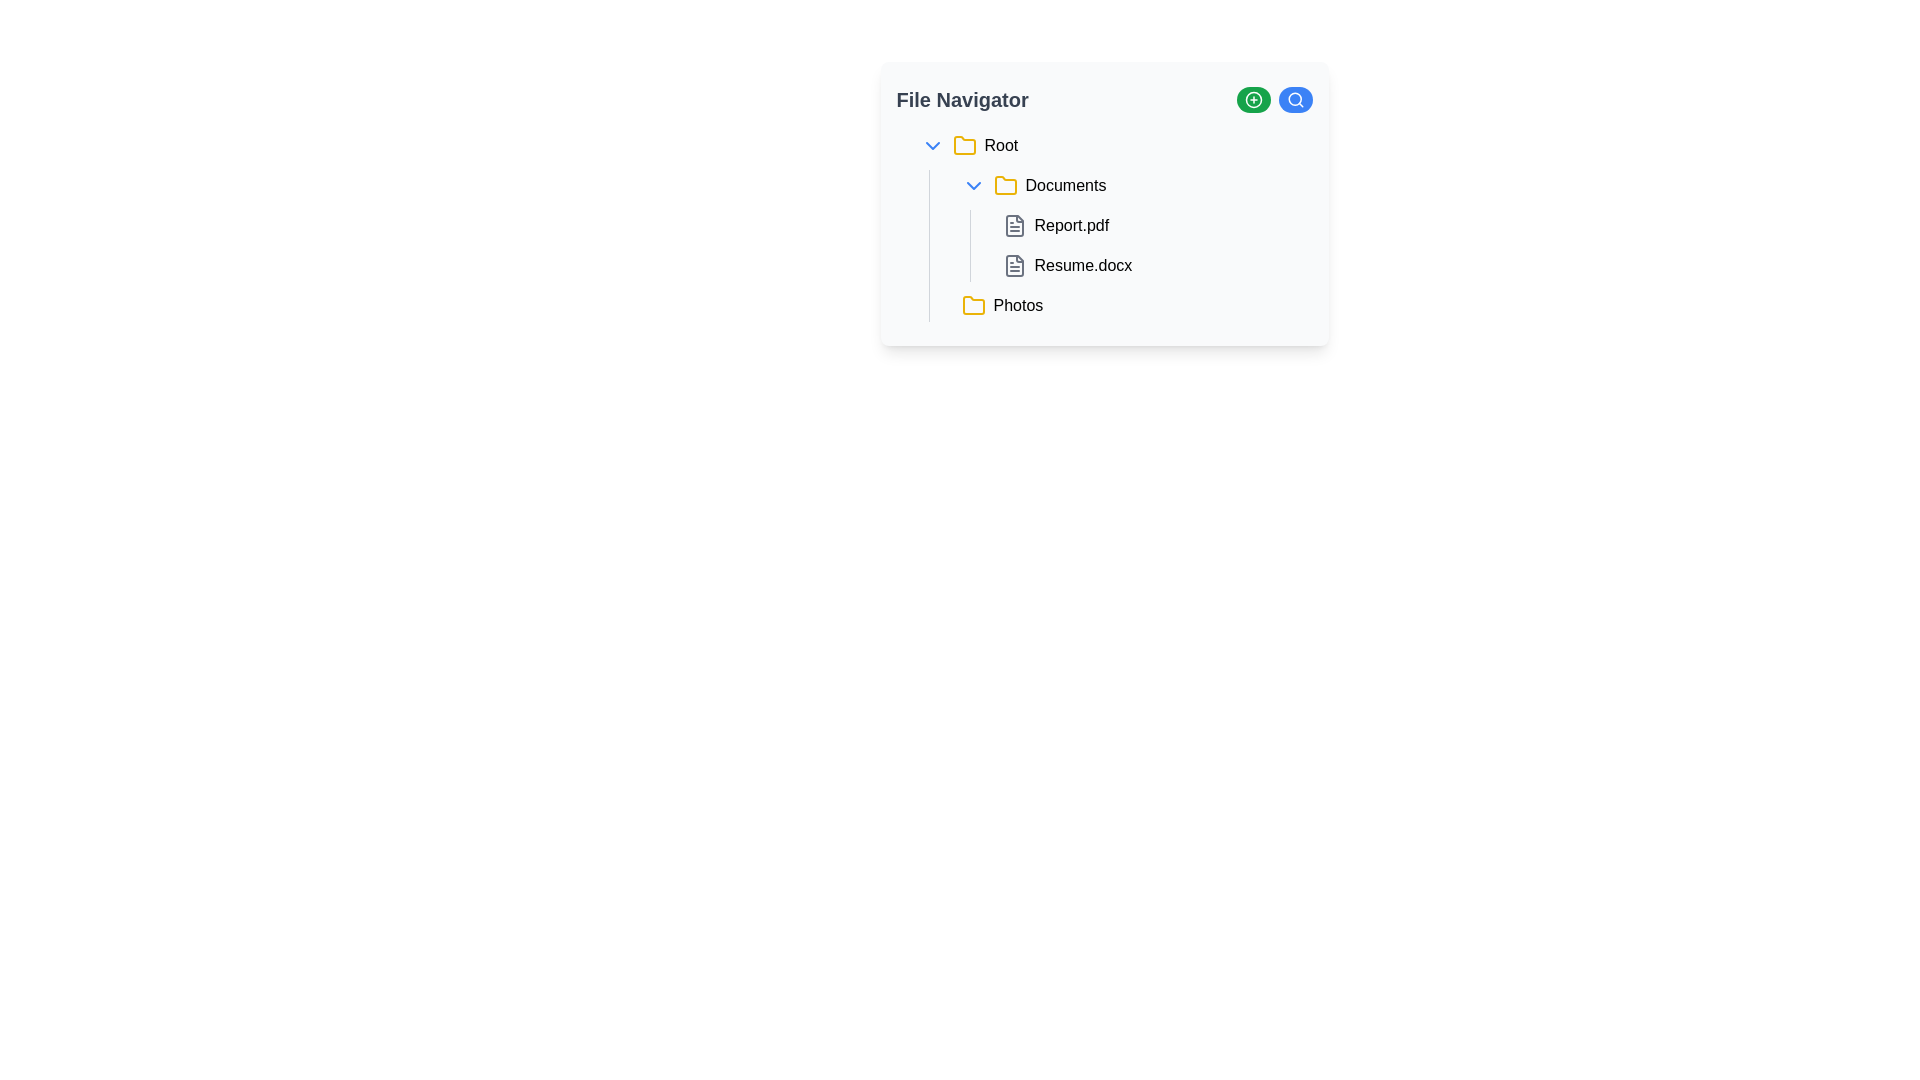 This screenshot has height=1080, width=1920. I want to click on the outer circular border of the SVG icon representing a plus symbol located at the top right corner of the UI panel, which indicates an action to create something new, so click(1252, 100).